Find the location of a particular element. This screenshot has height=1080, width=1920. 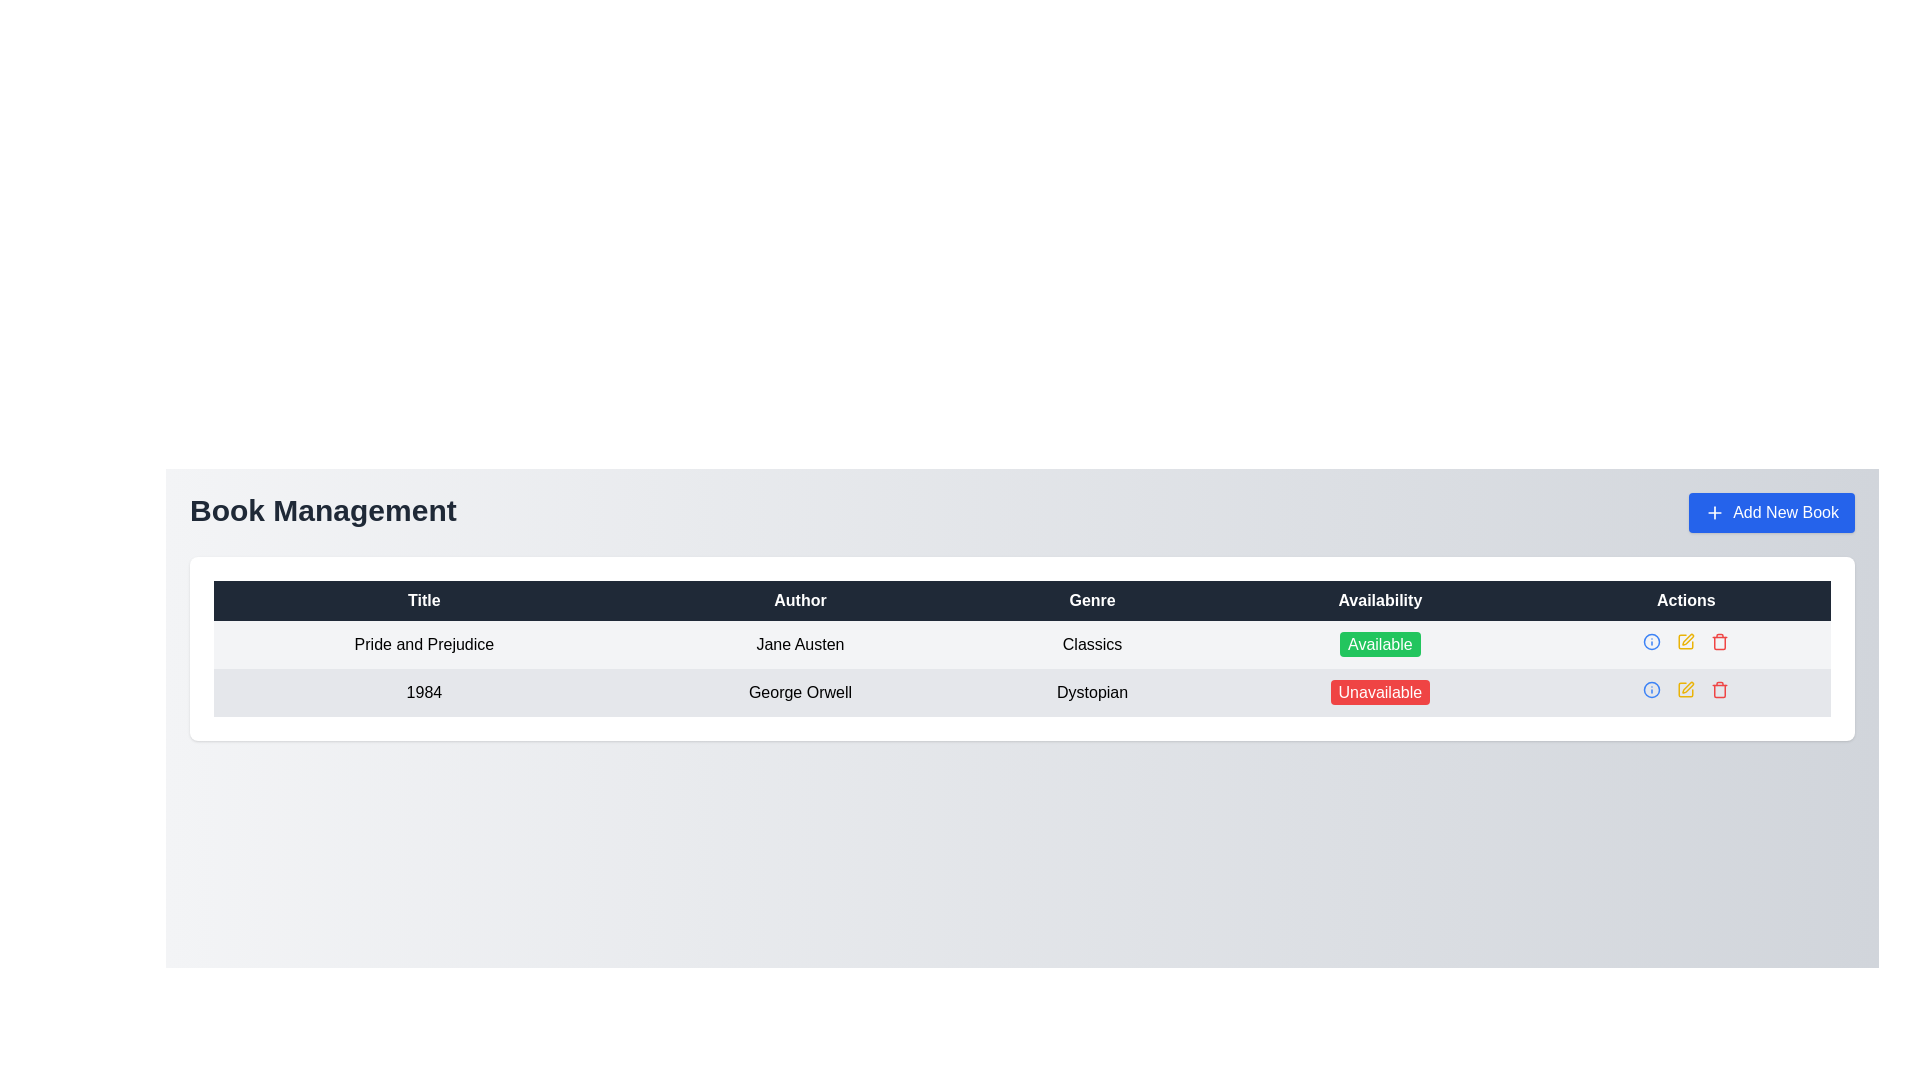

the text label displaying 'George Orwell' is located at coordinates (800, 692).